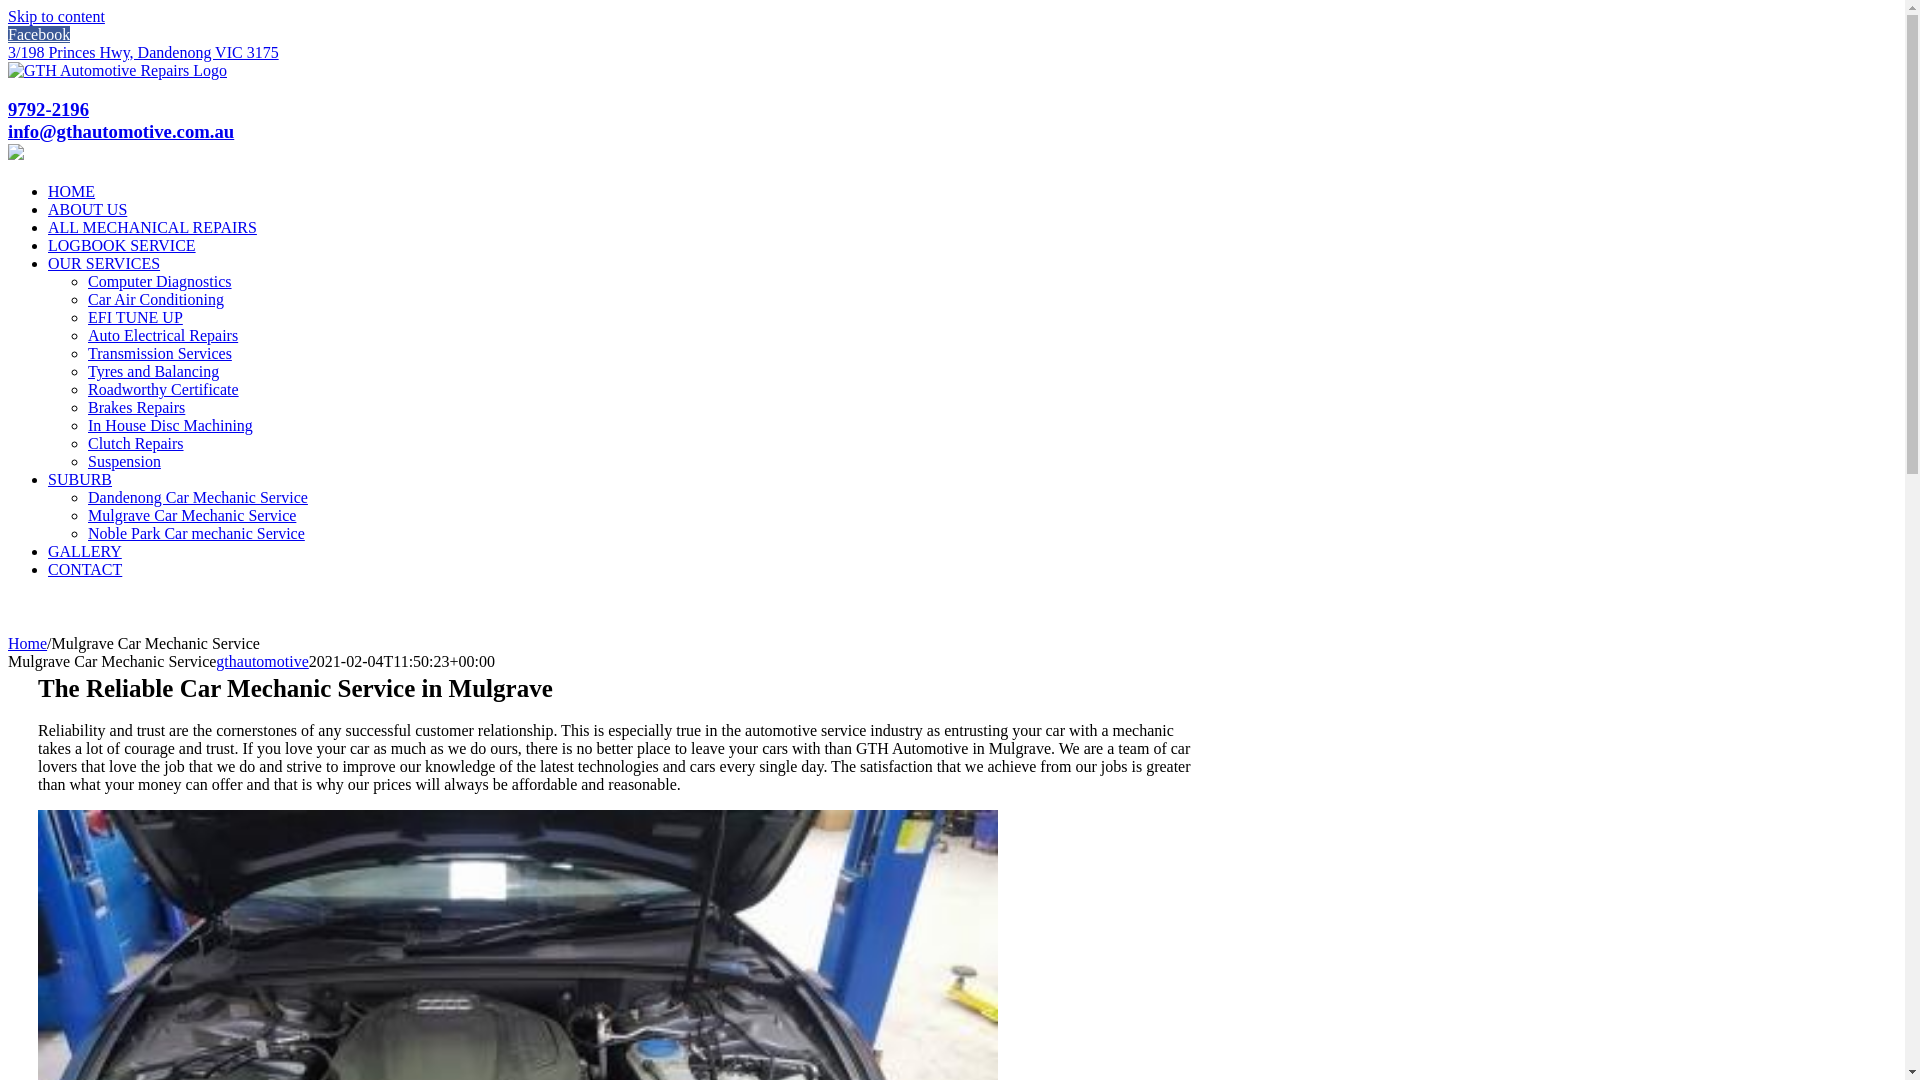 This screenshot has height=1080, width=1920. I want to click on 'GALLERY', so click(84, 551).